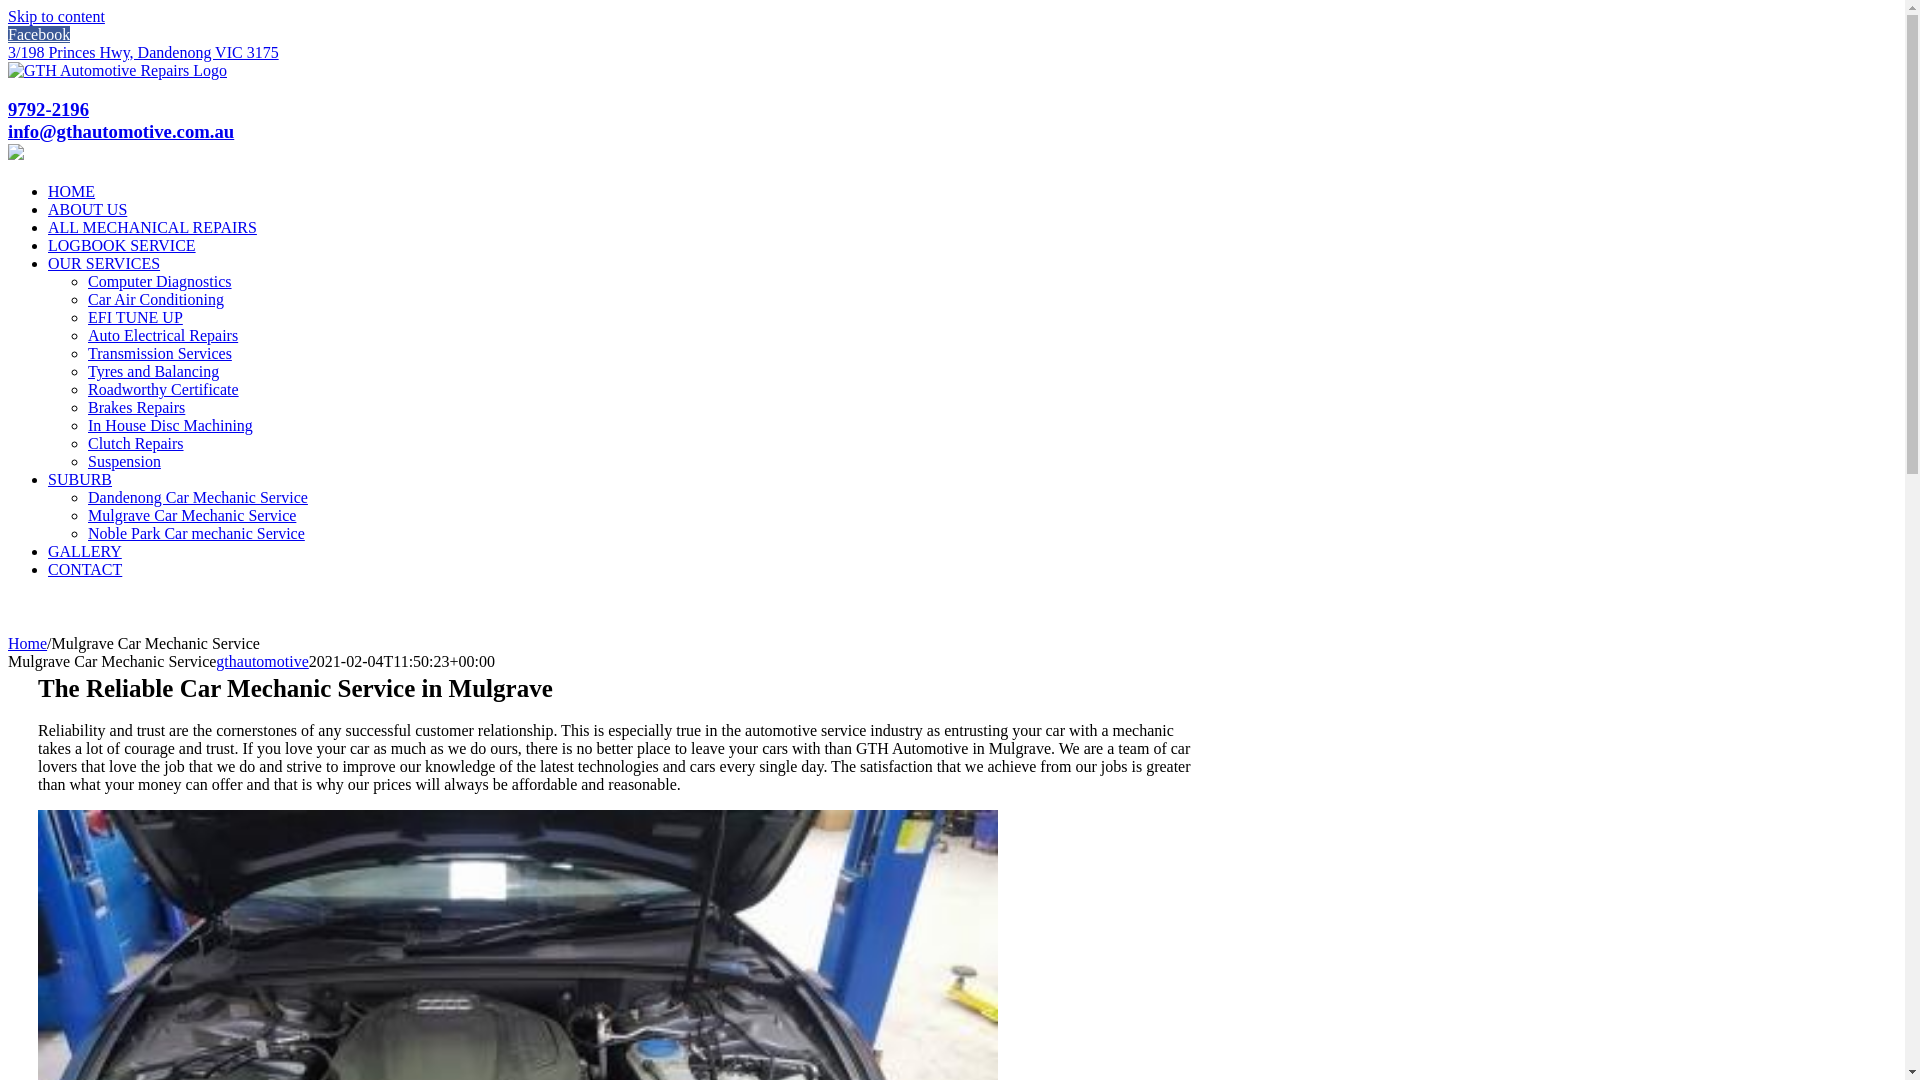 This screenshot has height=1080, width=1920. I want to click on 'GALLERY', so click(84, 551).